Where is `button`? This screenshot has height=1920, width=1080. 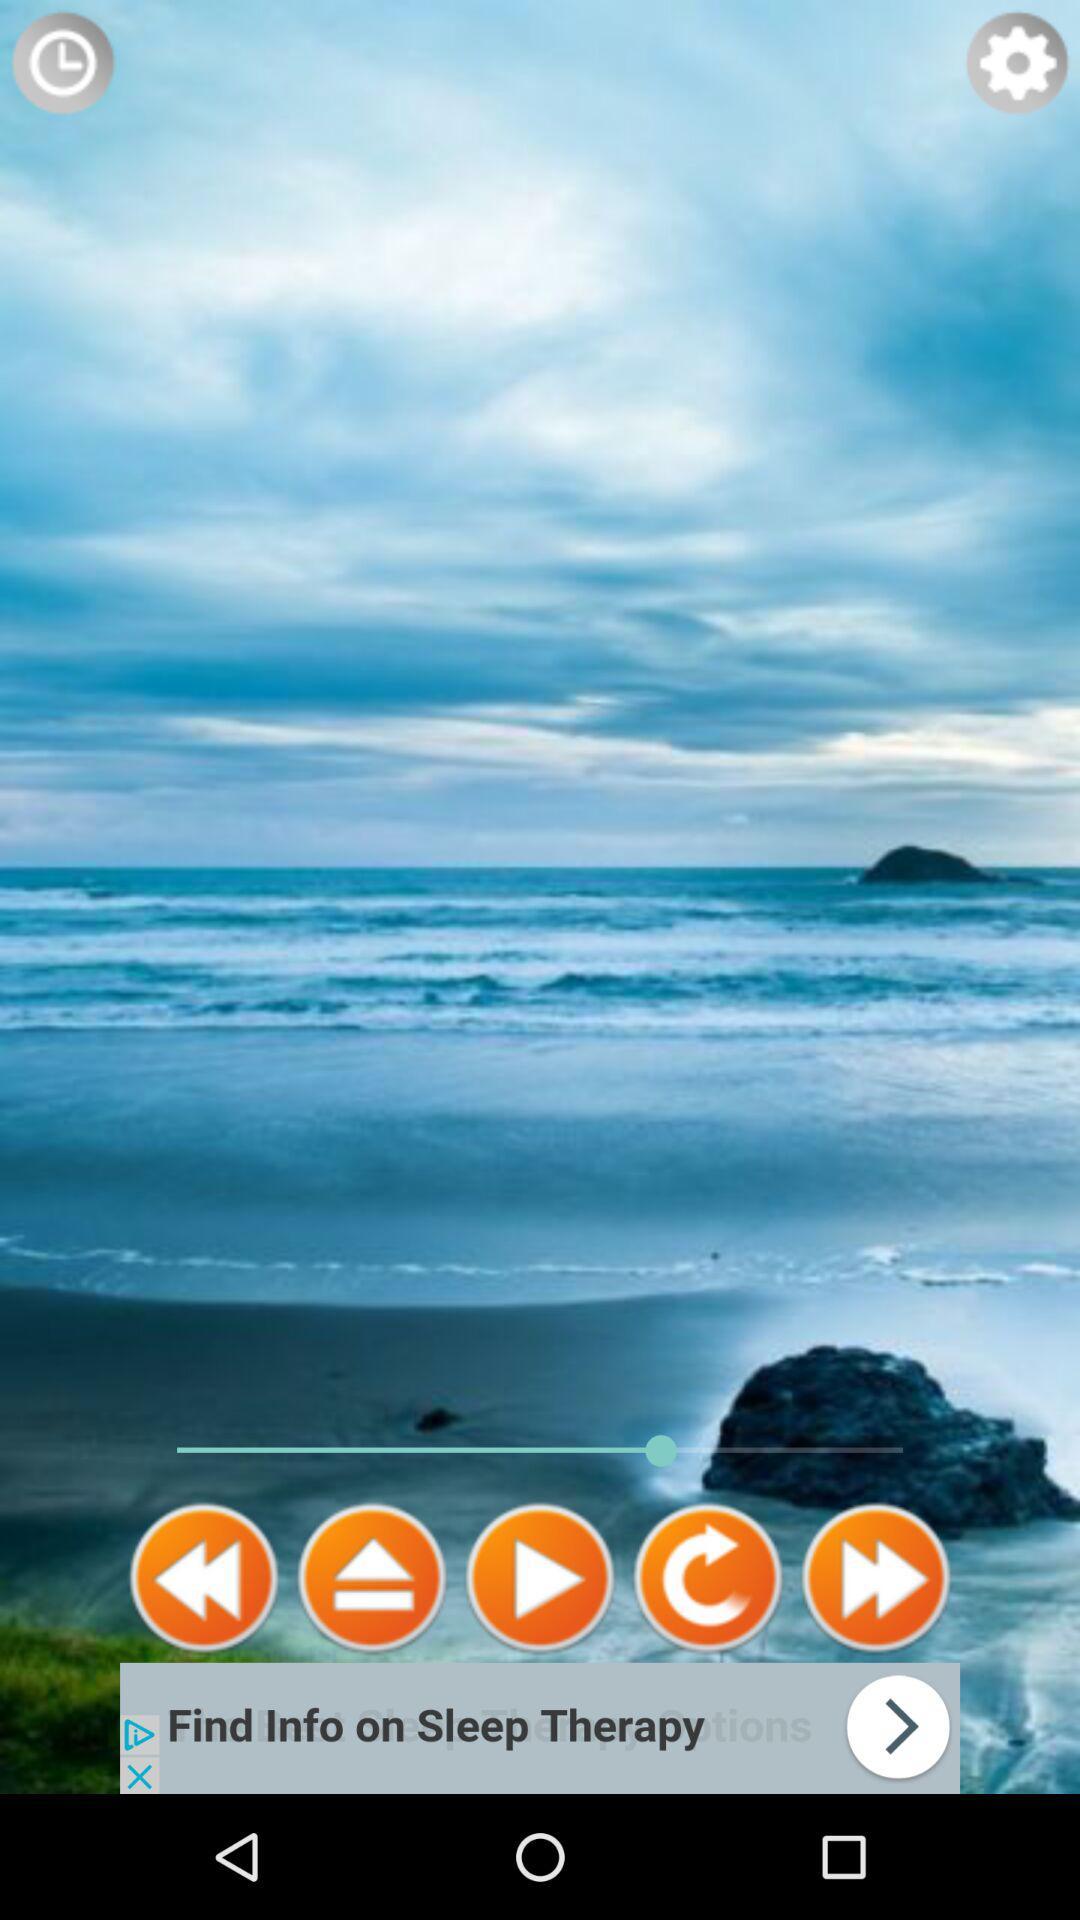
button is located at coordinates (540, 1577).